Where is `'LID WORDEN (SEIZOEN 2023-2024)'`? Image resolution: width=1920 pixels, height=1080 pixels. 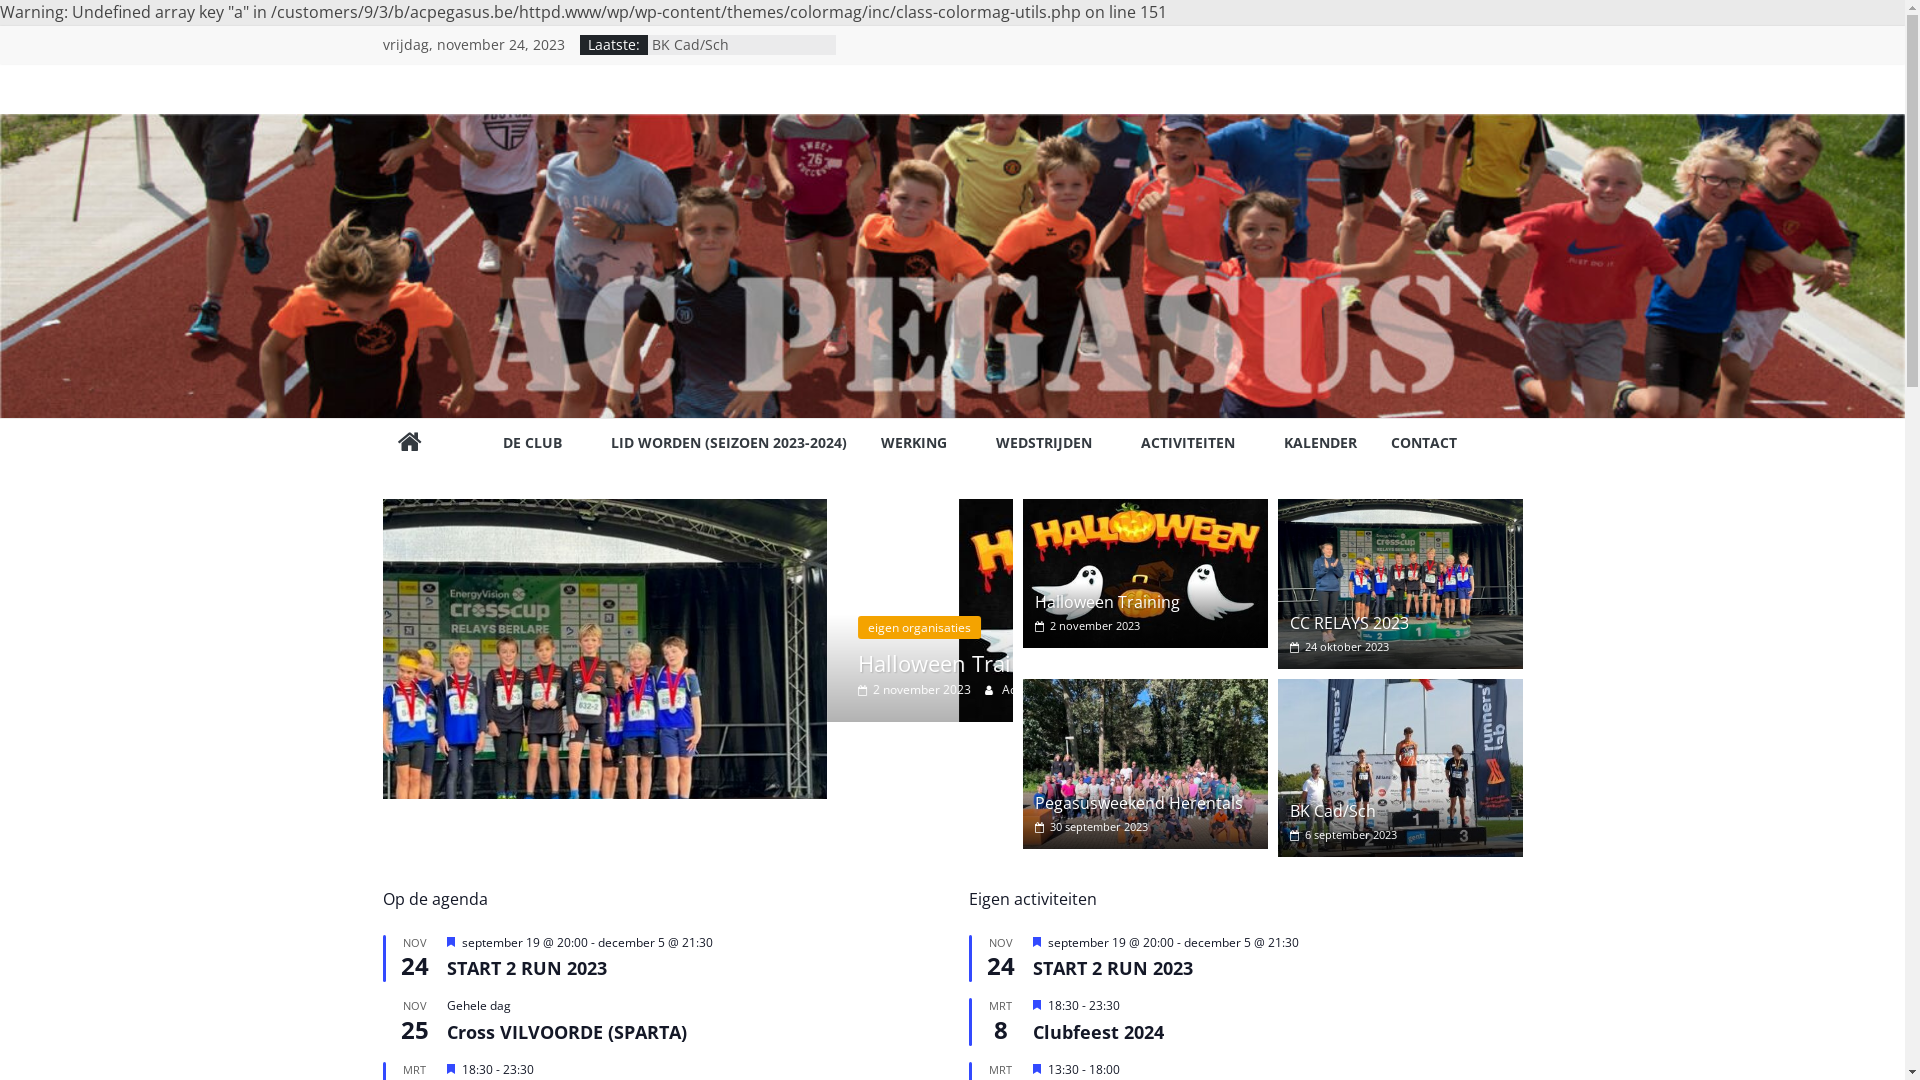
'LID WORDEN (SEIZOEN 2023-2024)' is located at coordinates (727, 442).